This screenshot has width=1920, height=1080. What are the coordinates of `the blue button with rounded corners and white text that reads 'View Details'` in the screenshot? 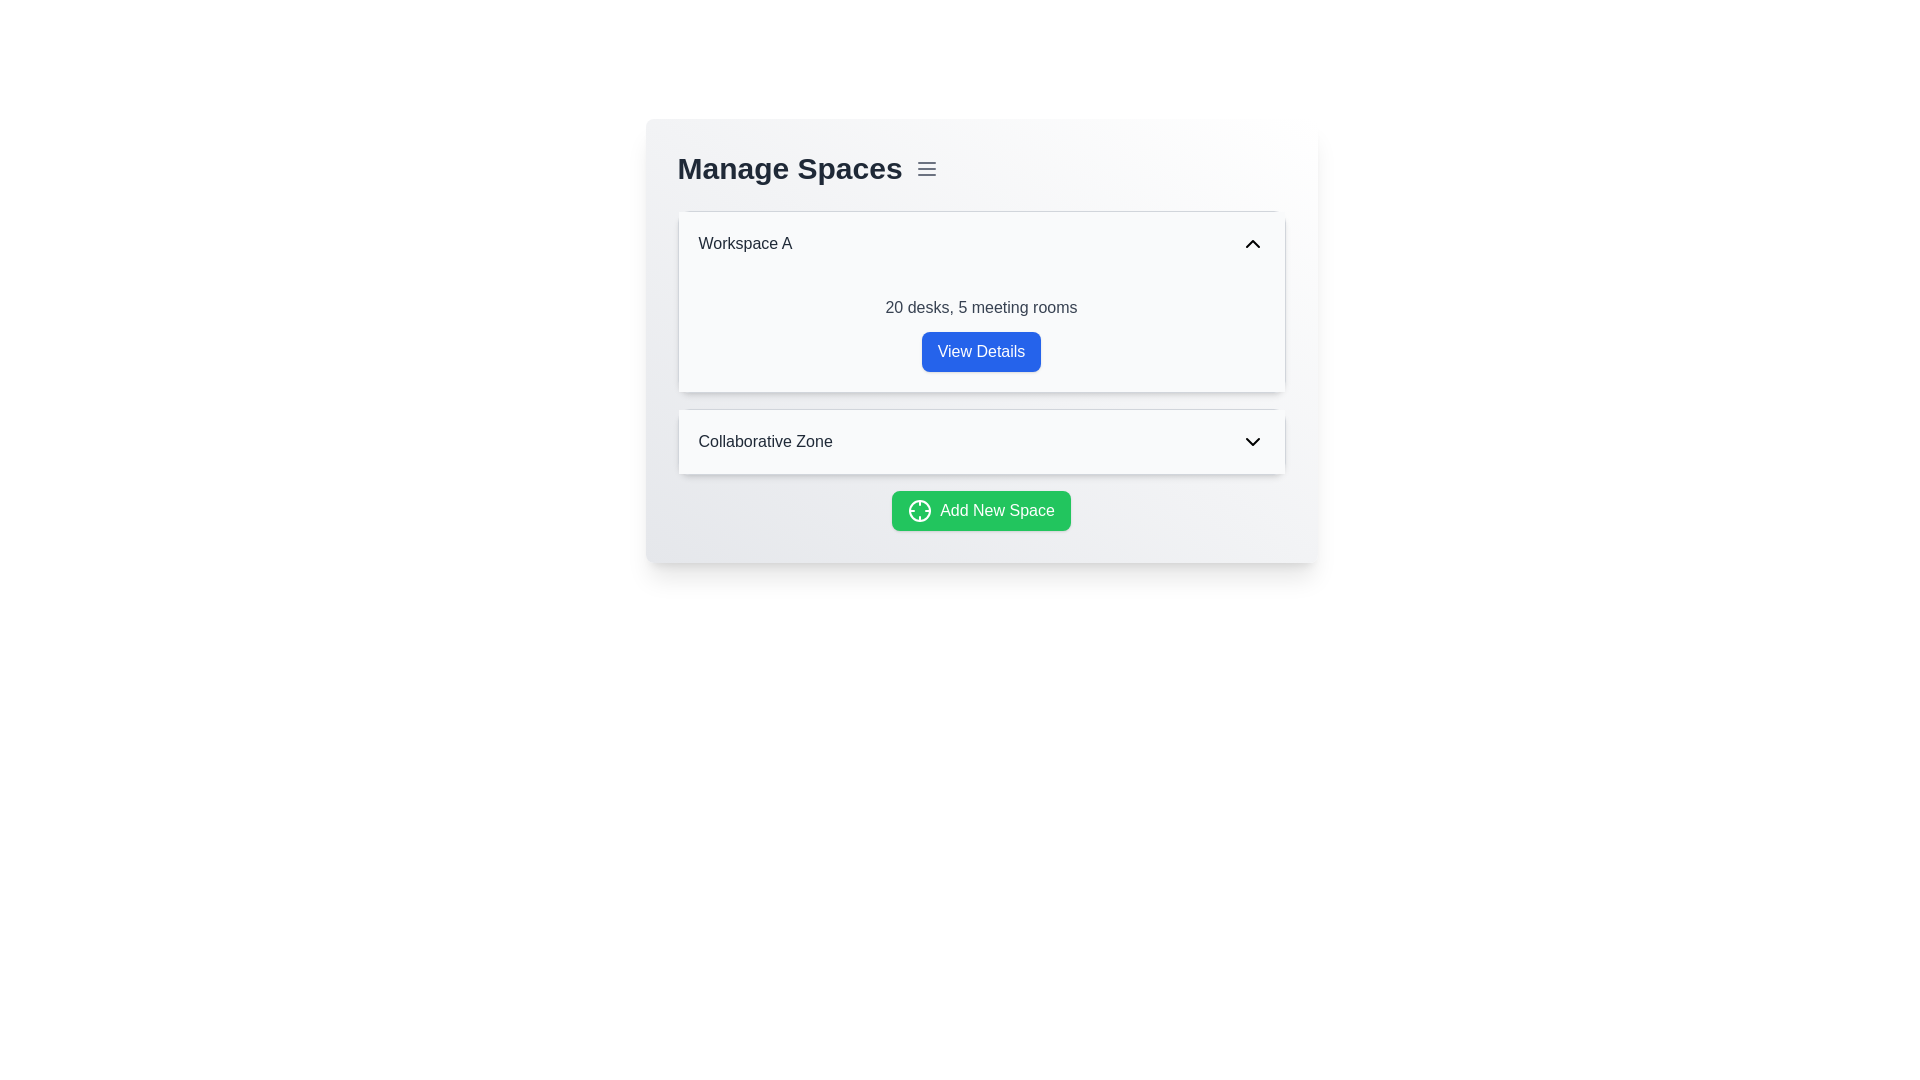 It's located at (981, 339).